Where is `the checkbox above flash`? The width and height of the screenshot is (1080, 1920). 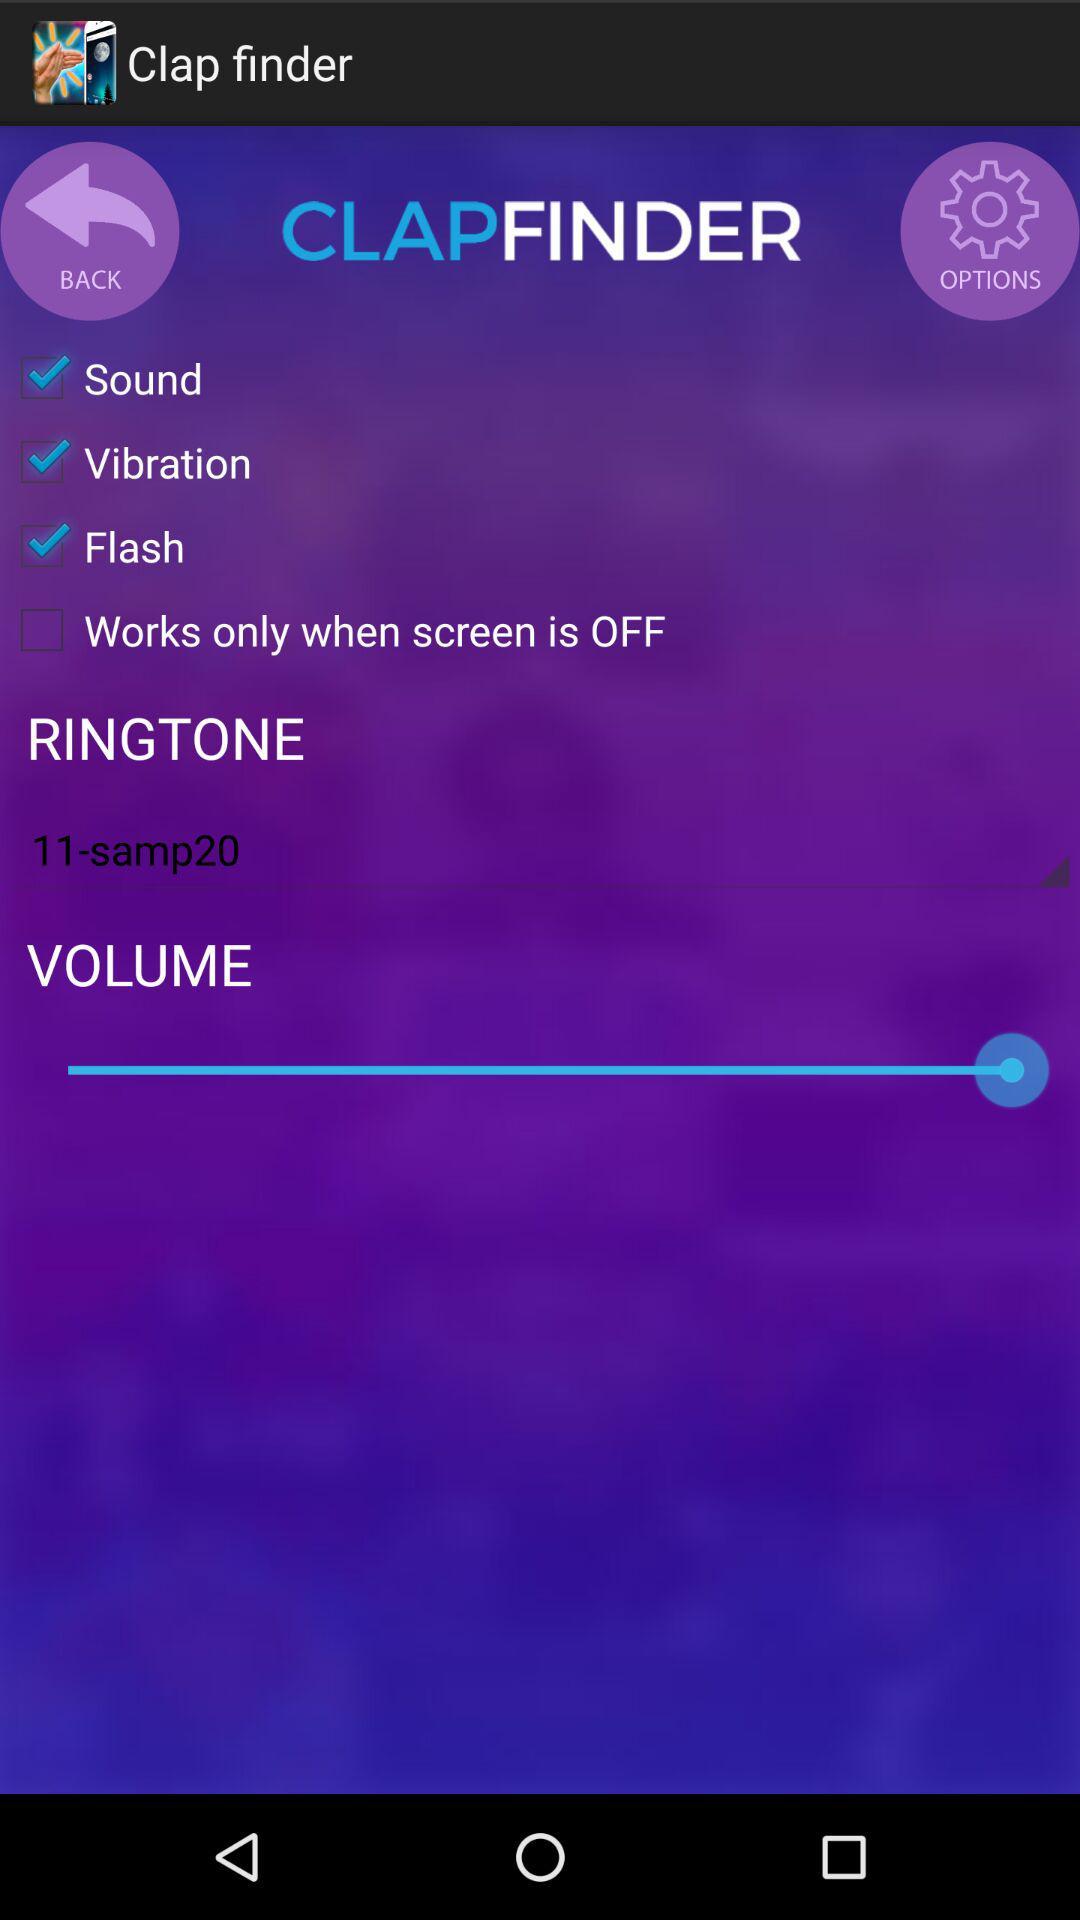
the checkbox above flash is located at coordinates (126, 460).